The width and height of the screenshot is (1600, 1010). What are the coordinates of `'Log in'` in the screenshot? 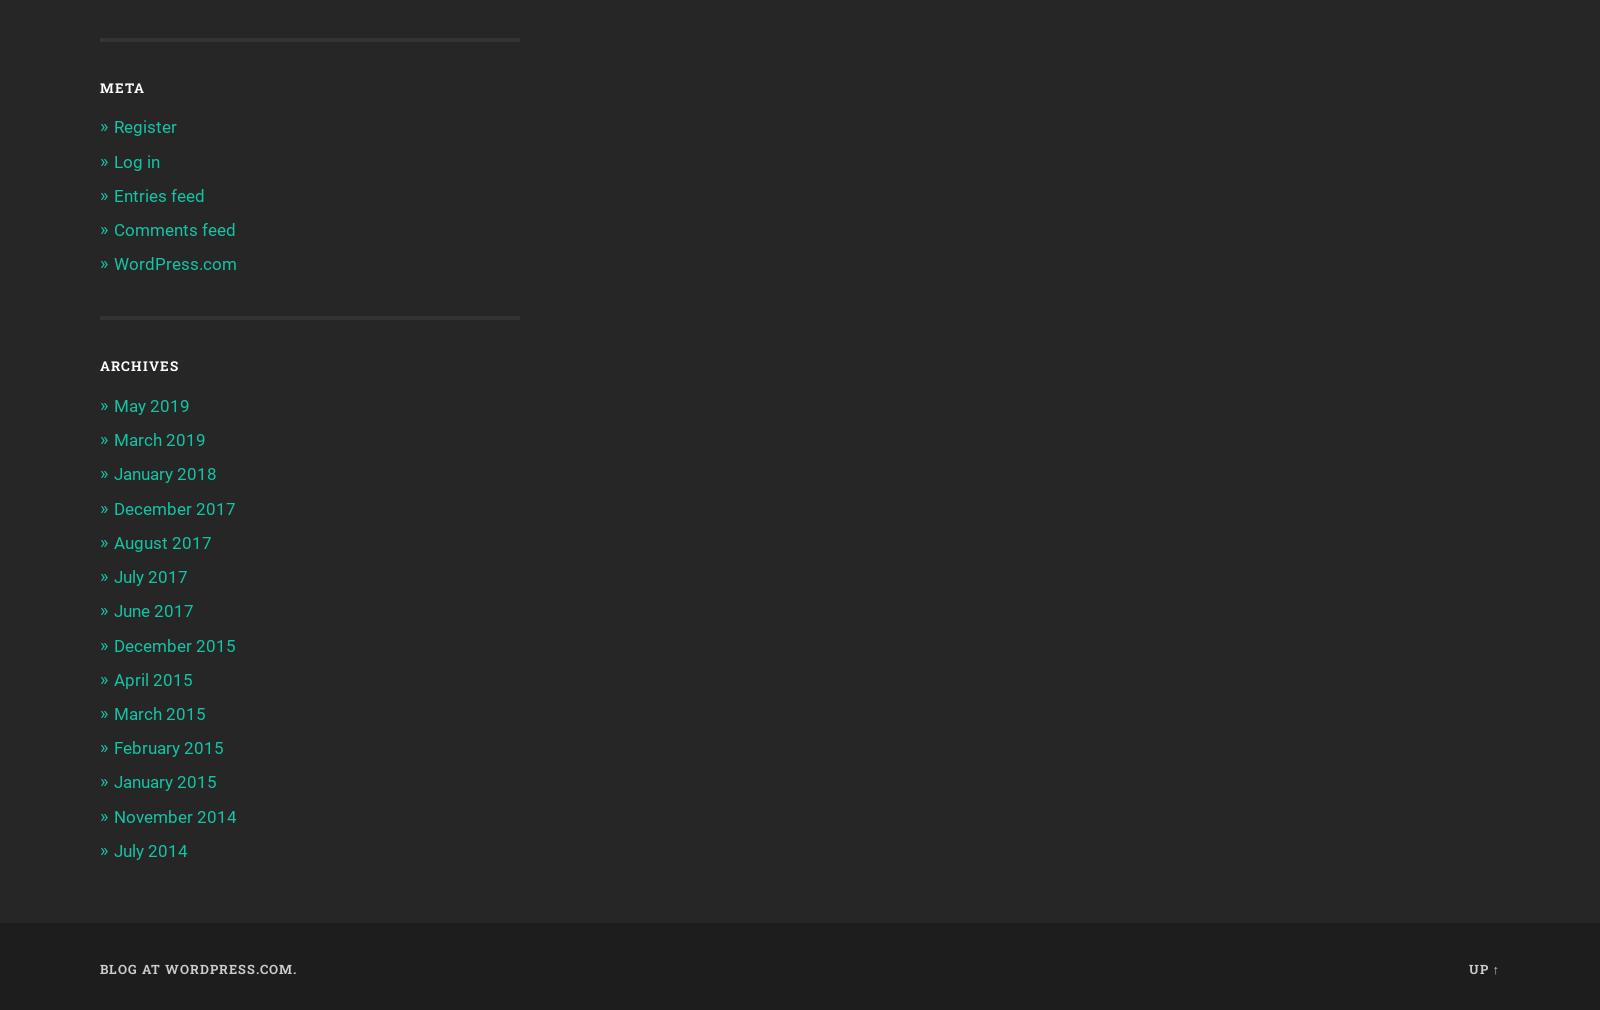 It's located at (135, 159).